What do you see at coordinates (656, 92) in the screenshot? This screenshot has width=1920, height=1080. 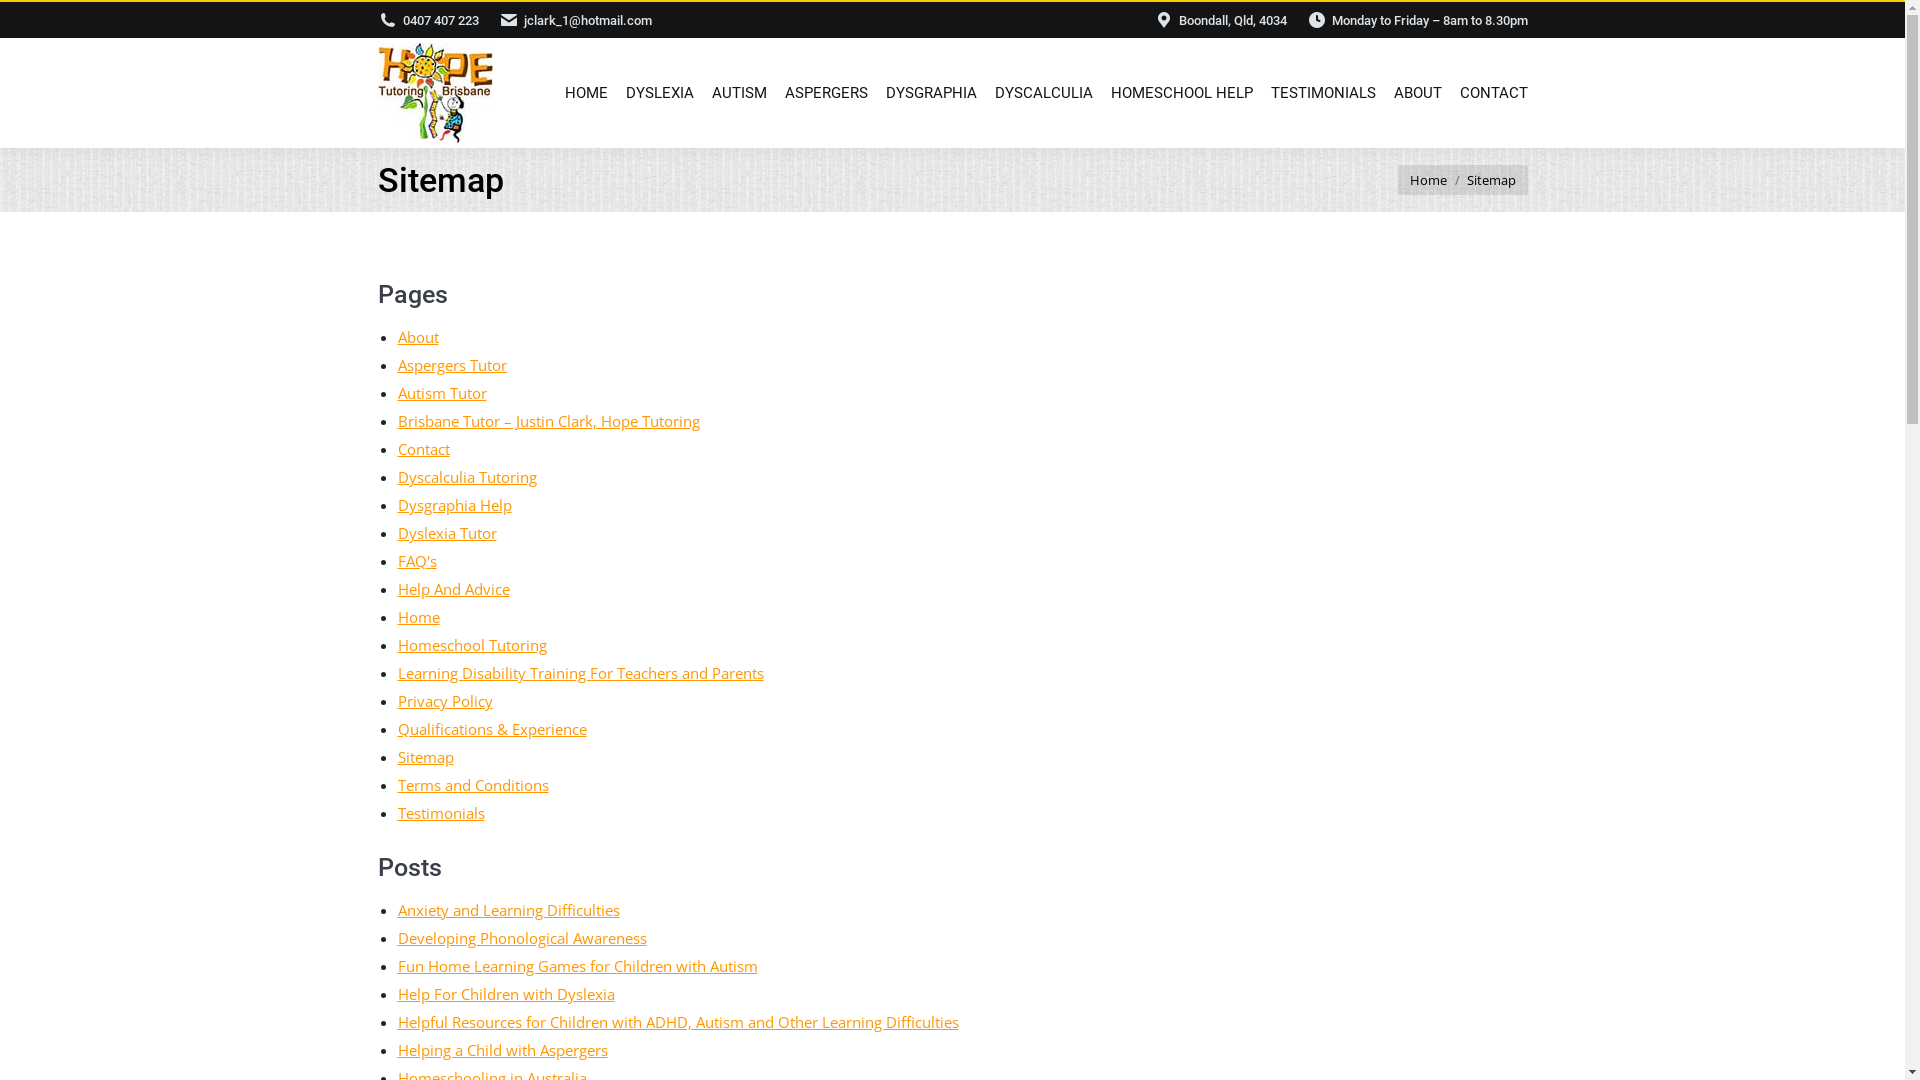 I see `'DYSLEXIA'` at bounding box center [656, 92].